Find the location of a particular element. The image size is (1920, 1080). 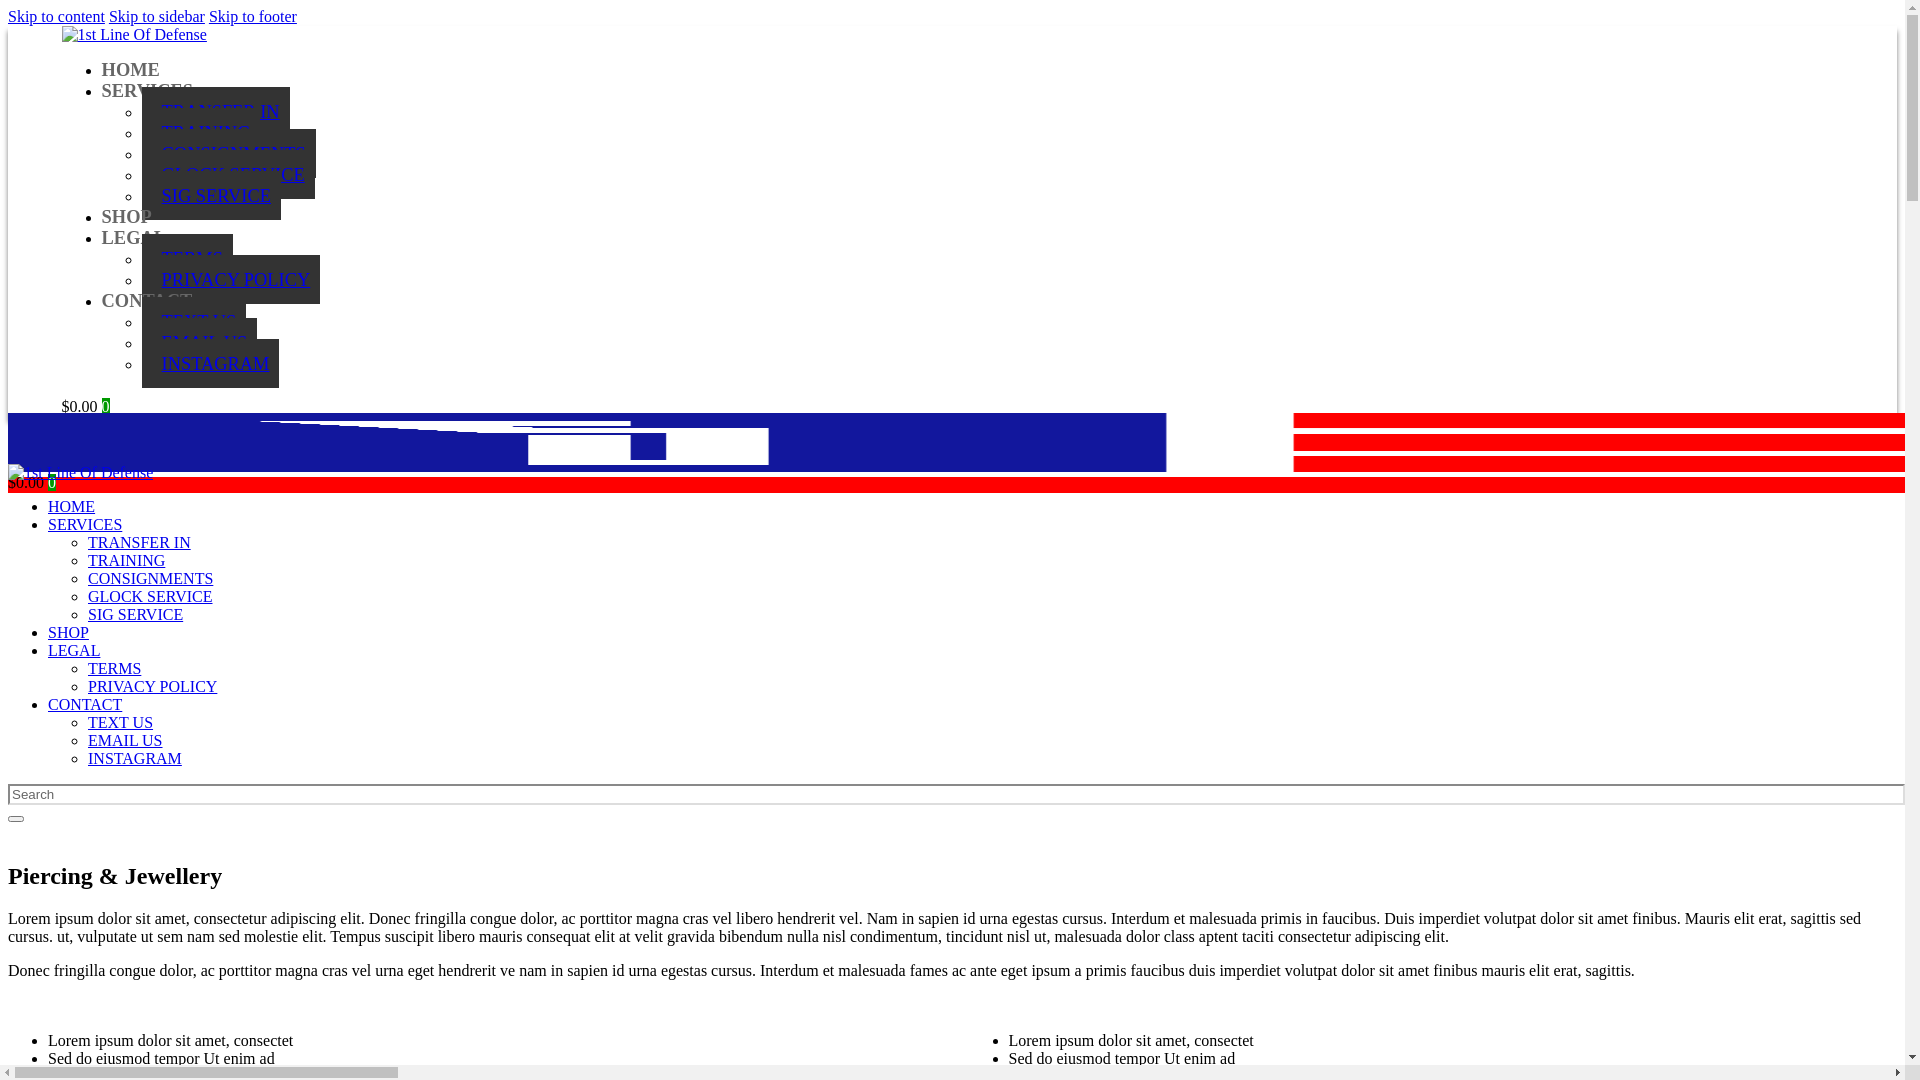

'HOME' is located at coordinates (100, 68).